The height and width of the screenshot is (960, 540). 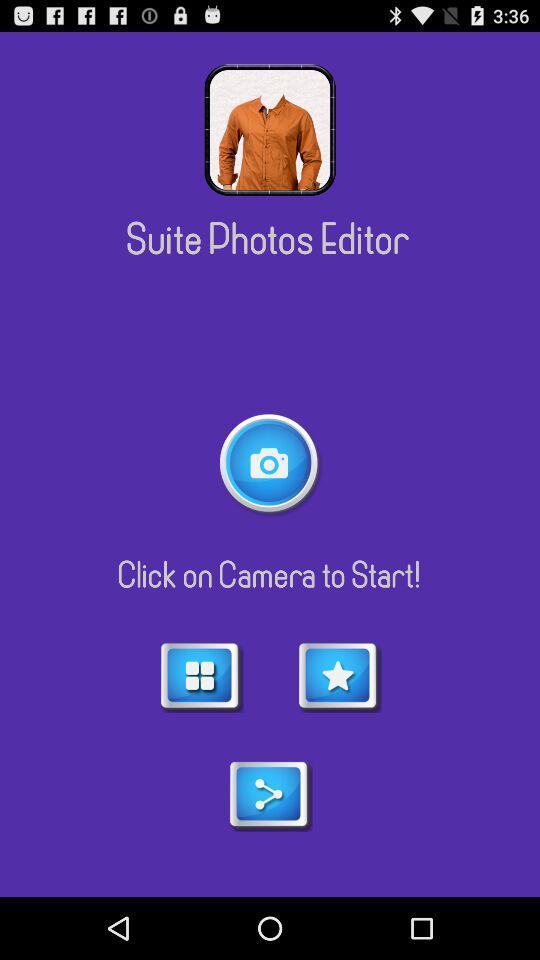 I want to click on open camera, so click(x=270, y=464).